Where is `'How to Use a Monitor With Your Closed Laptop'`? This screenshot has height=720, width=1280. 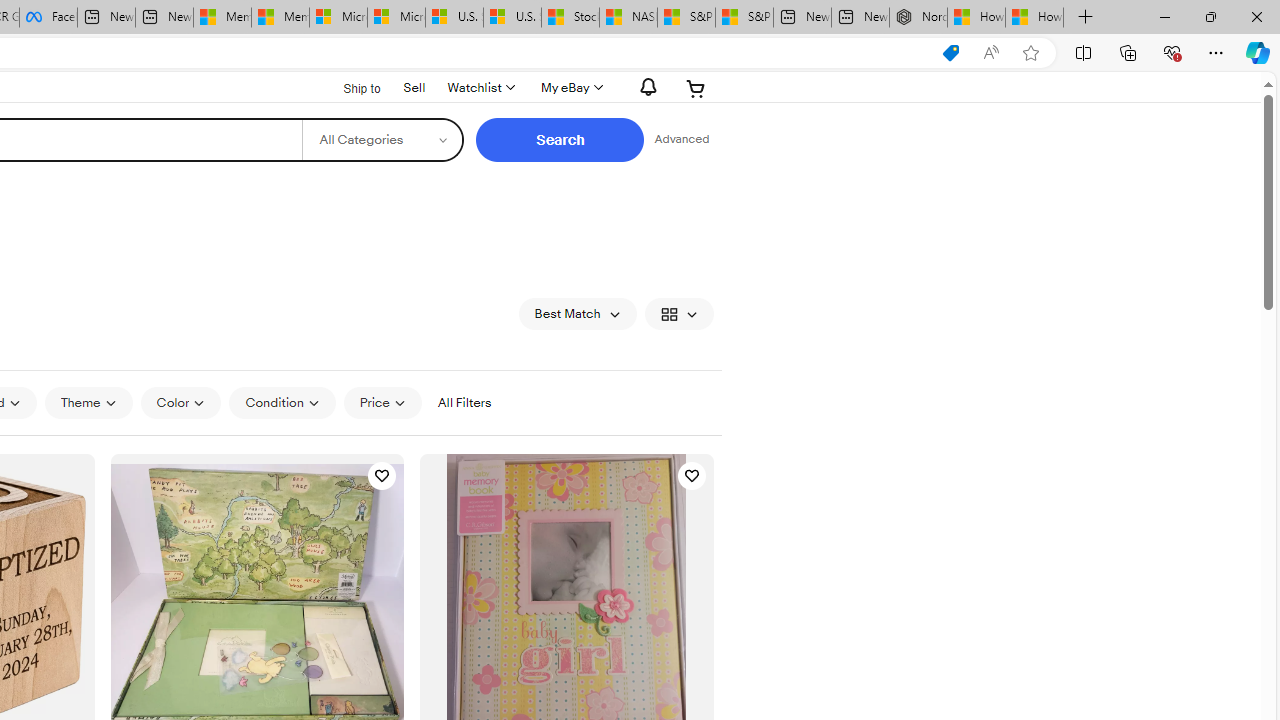 'How to Use a Monitor With Your Closed Laptop' is located at coordinates (1034, 17).